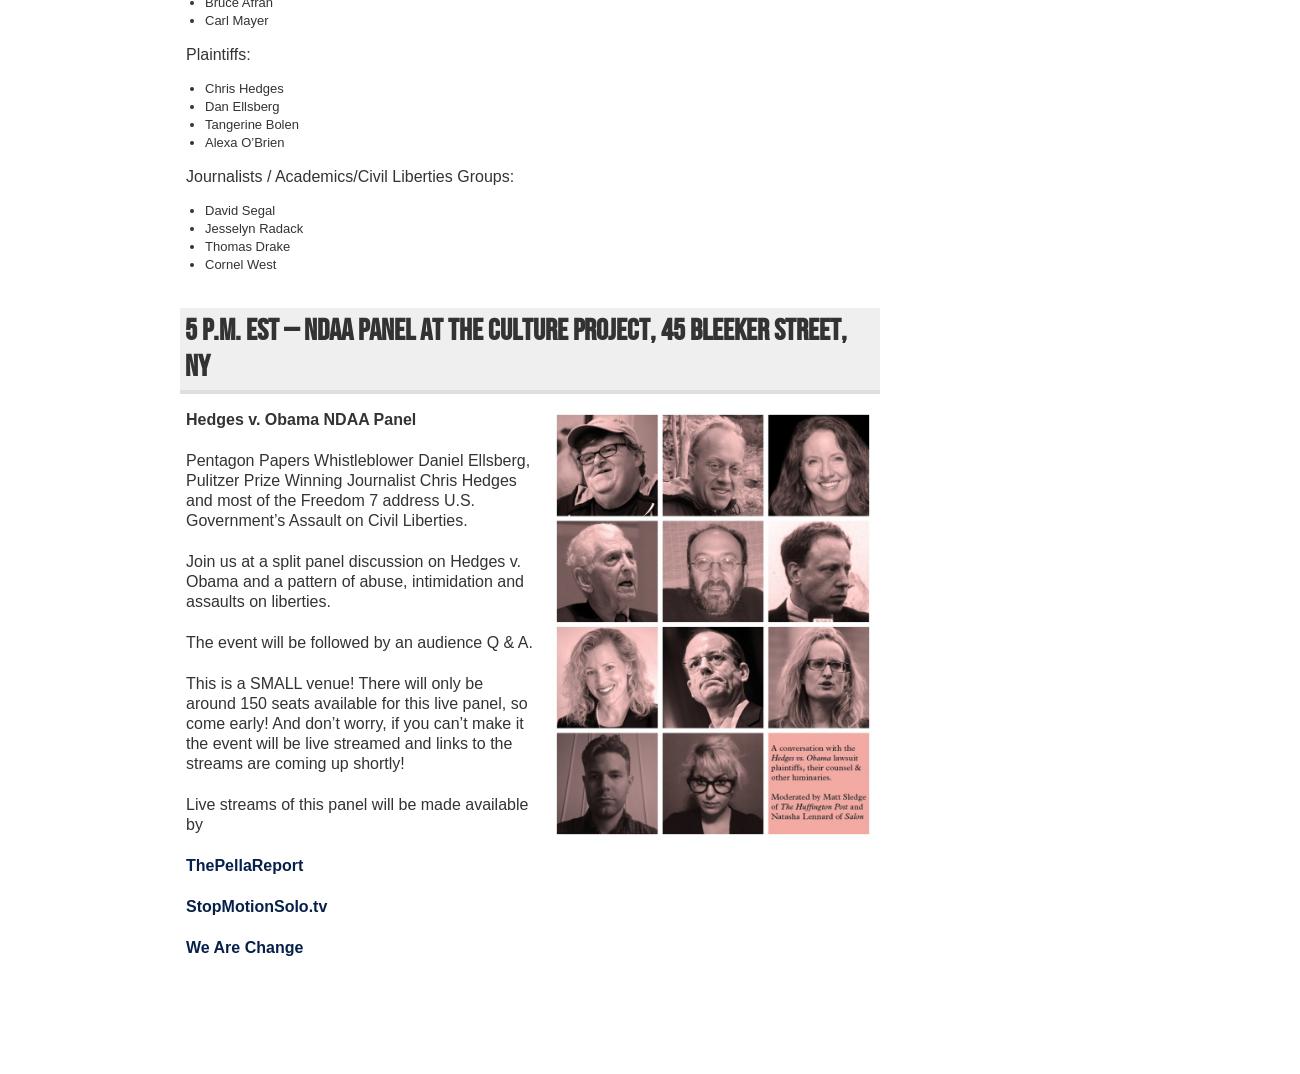  What do you see at coordinates (243, 88) in the screenshot?
I see `'Chris Hedges'` at bounding box center [243, 88].